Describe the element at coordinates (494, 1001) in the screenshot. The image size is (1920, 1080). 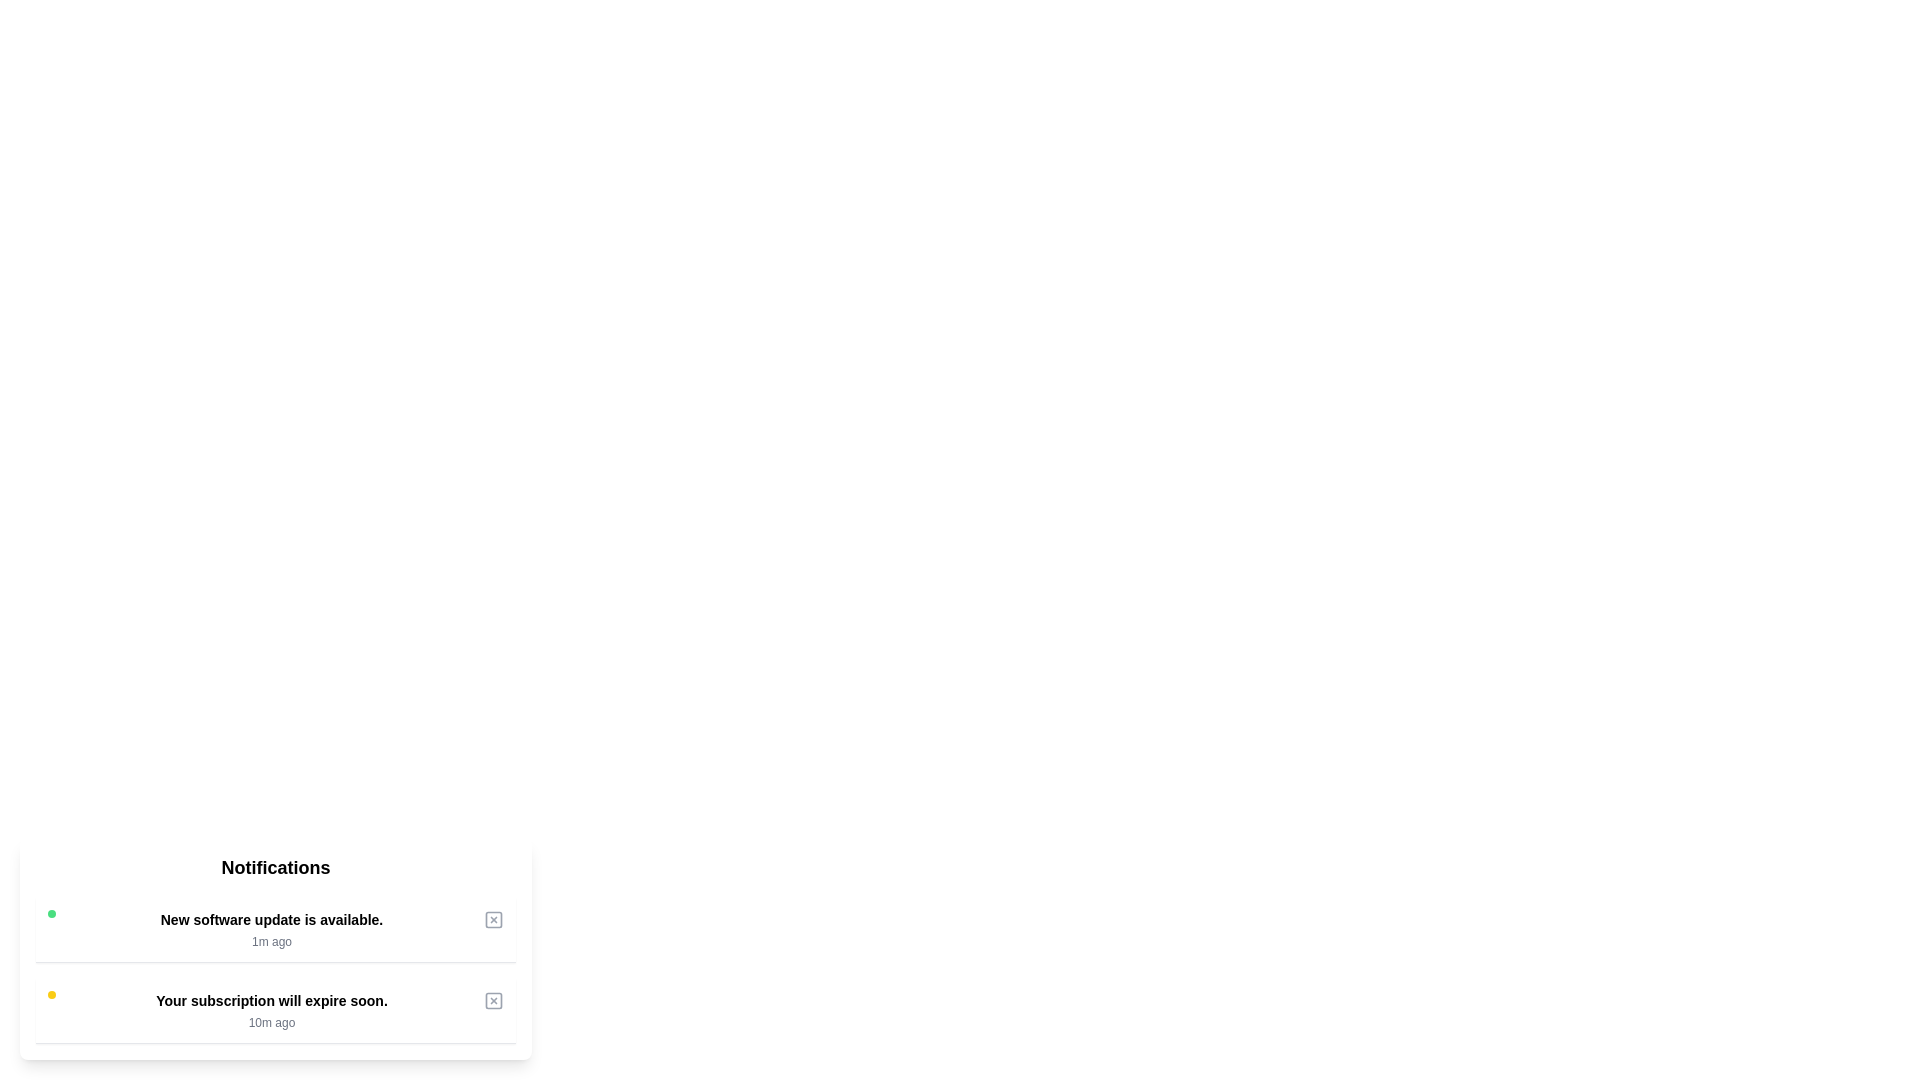
I see `the small square graphical element with rounded corners and a thin border that serves as the base for a close or dismiss-themed icon located at the bottom-right corner of the second notification card` at that location.